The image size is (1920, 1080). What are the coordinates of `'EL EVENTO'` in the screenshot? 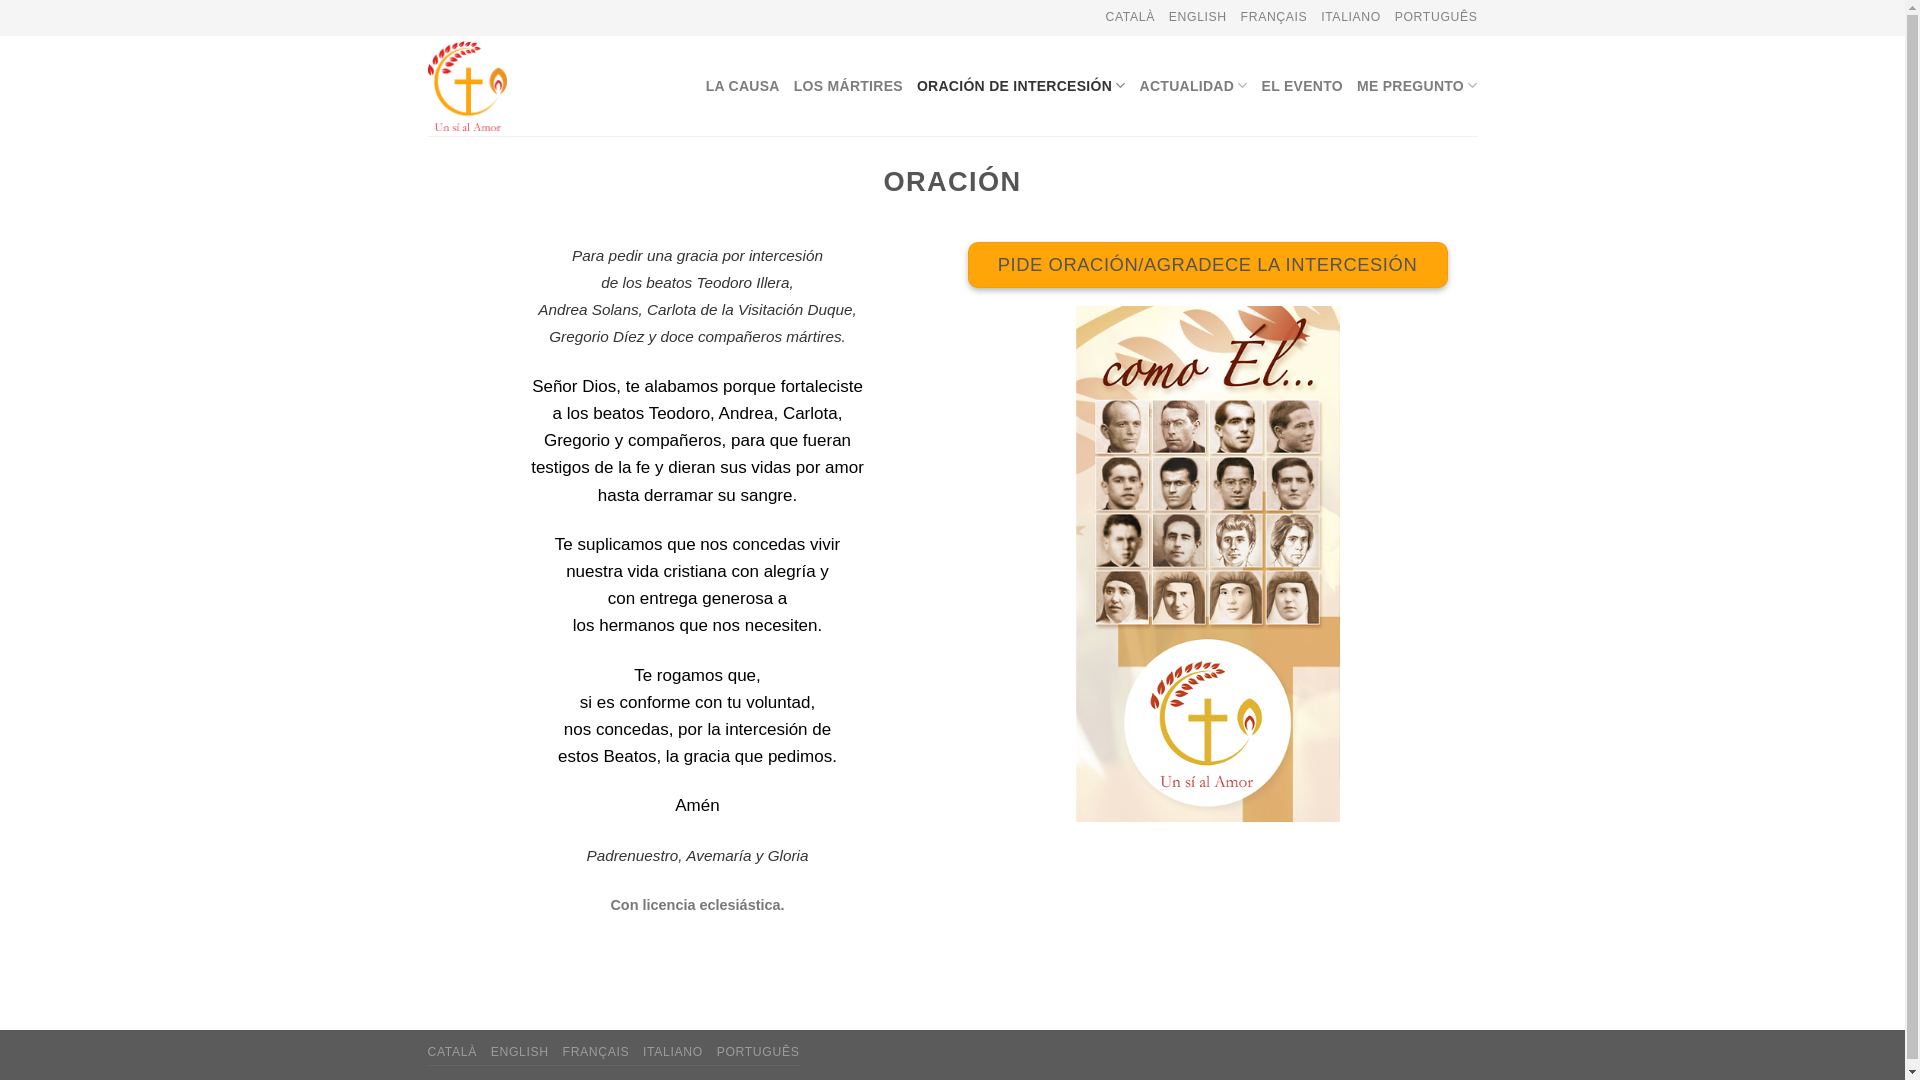 It's located at (1261, 84).